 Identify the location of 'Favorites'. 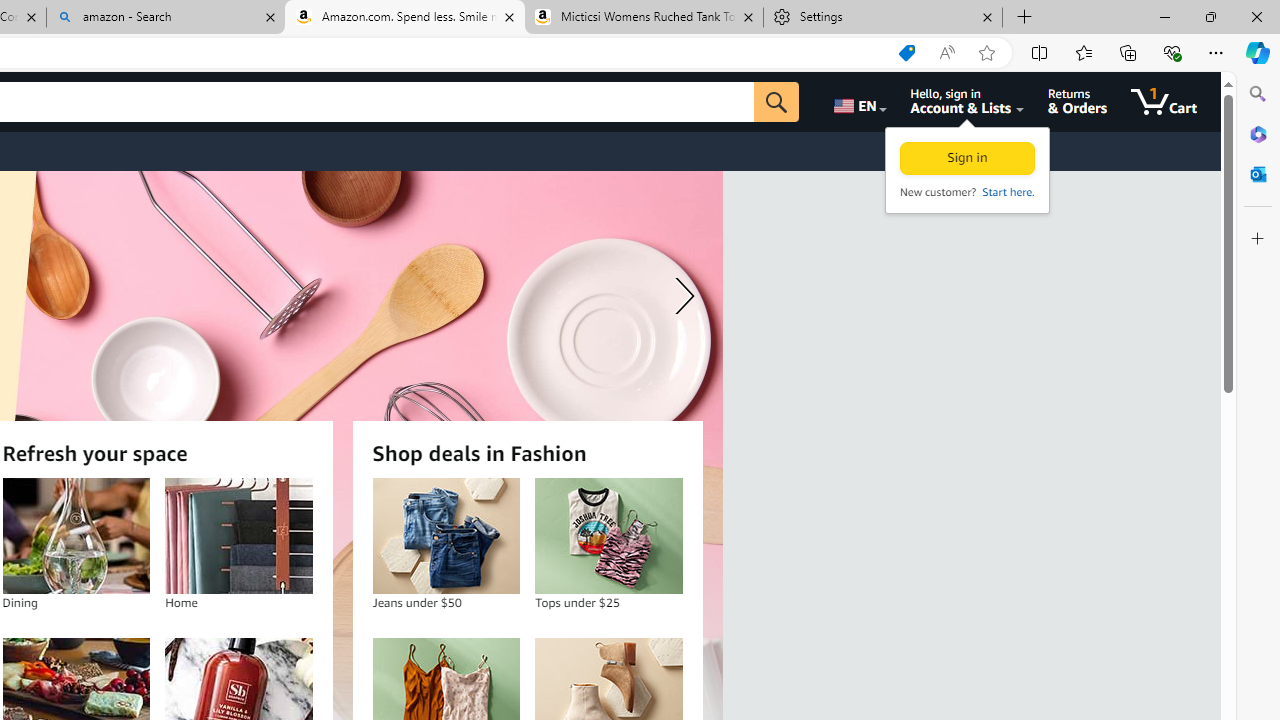
(1082, 51).